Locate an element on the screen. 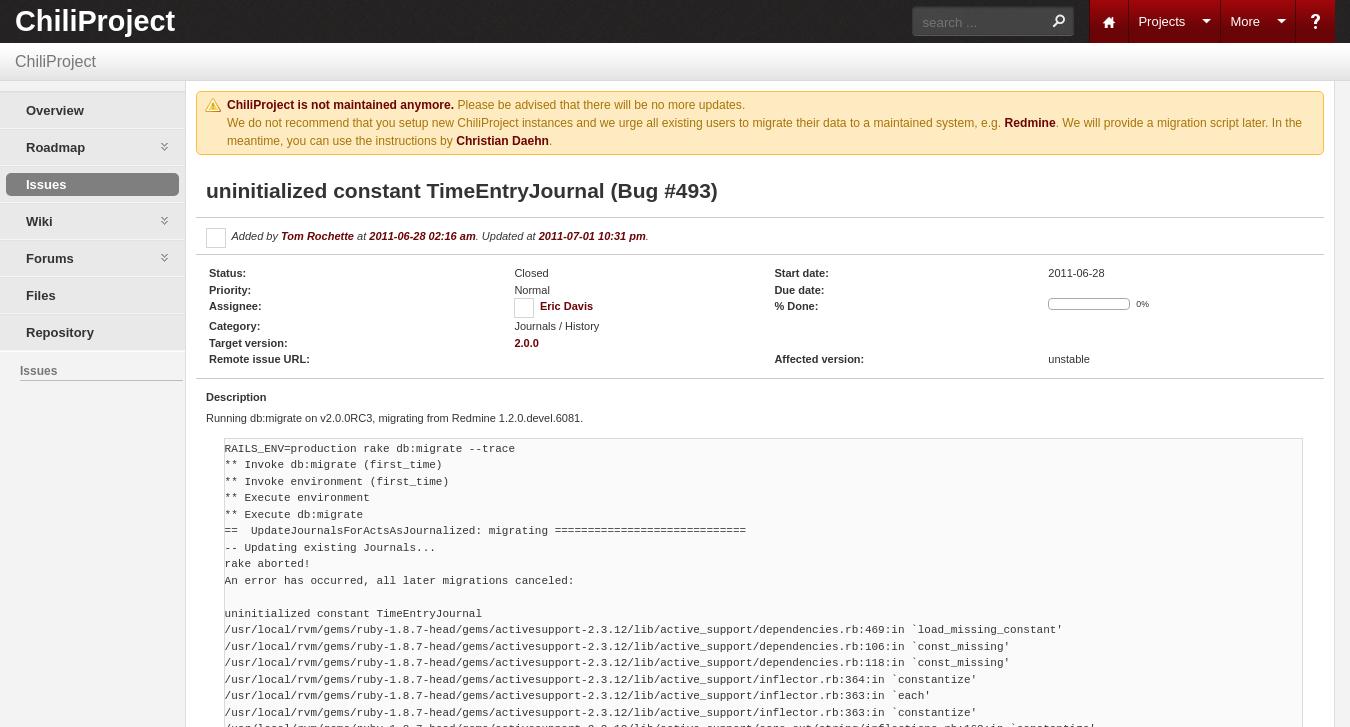 The image size is (1350, 727). 'Roadmap' is located at coordinates (54, 147).